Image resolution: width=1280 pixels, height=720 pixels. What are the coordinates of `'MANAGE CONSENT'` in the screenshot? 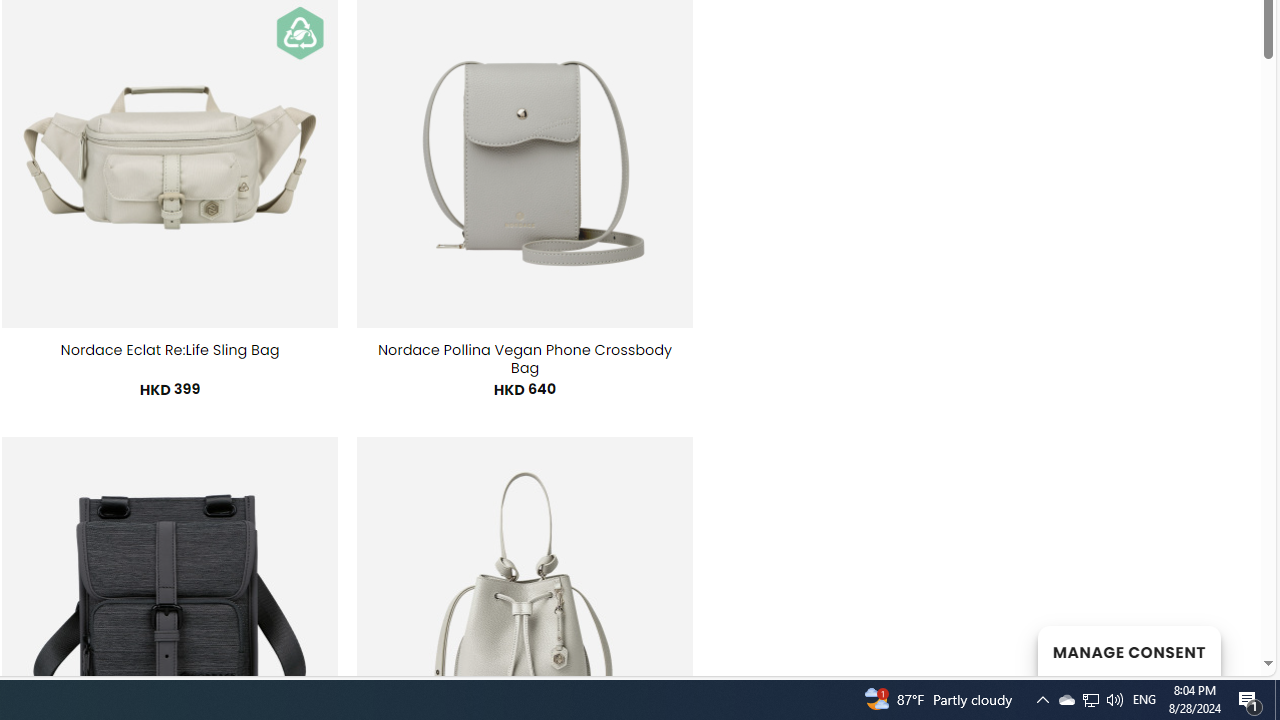 It's located at (1128, 650).